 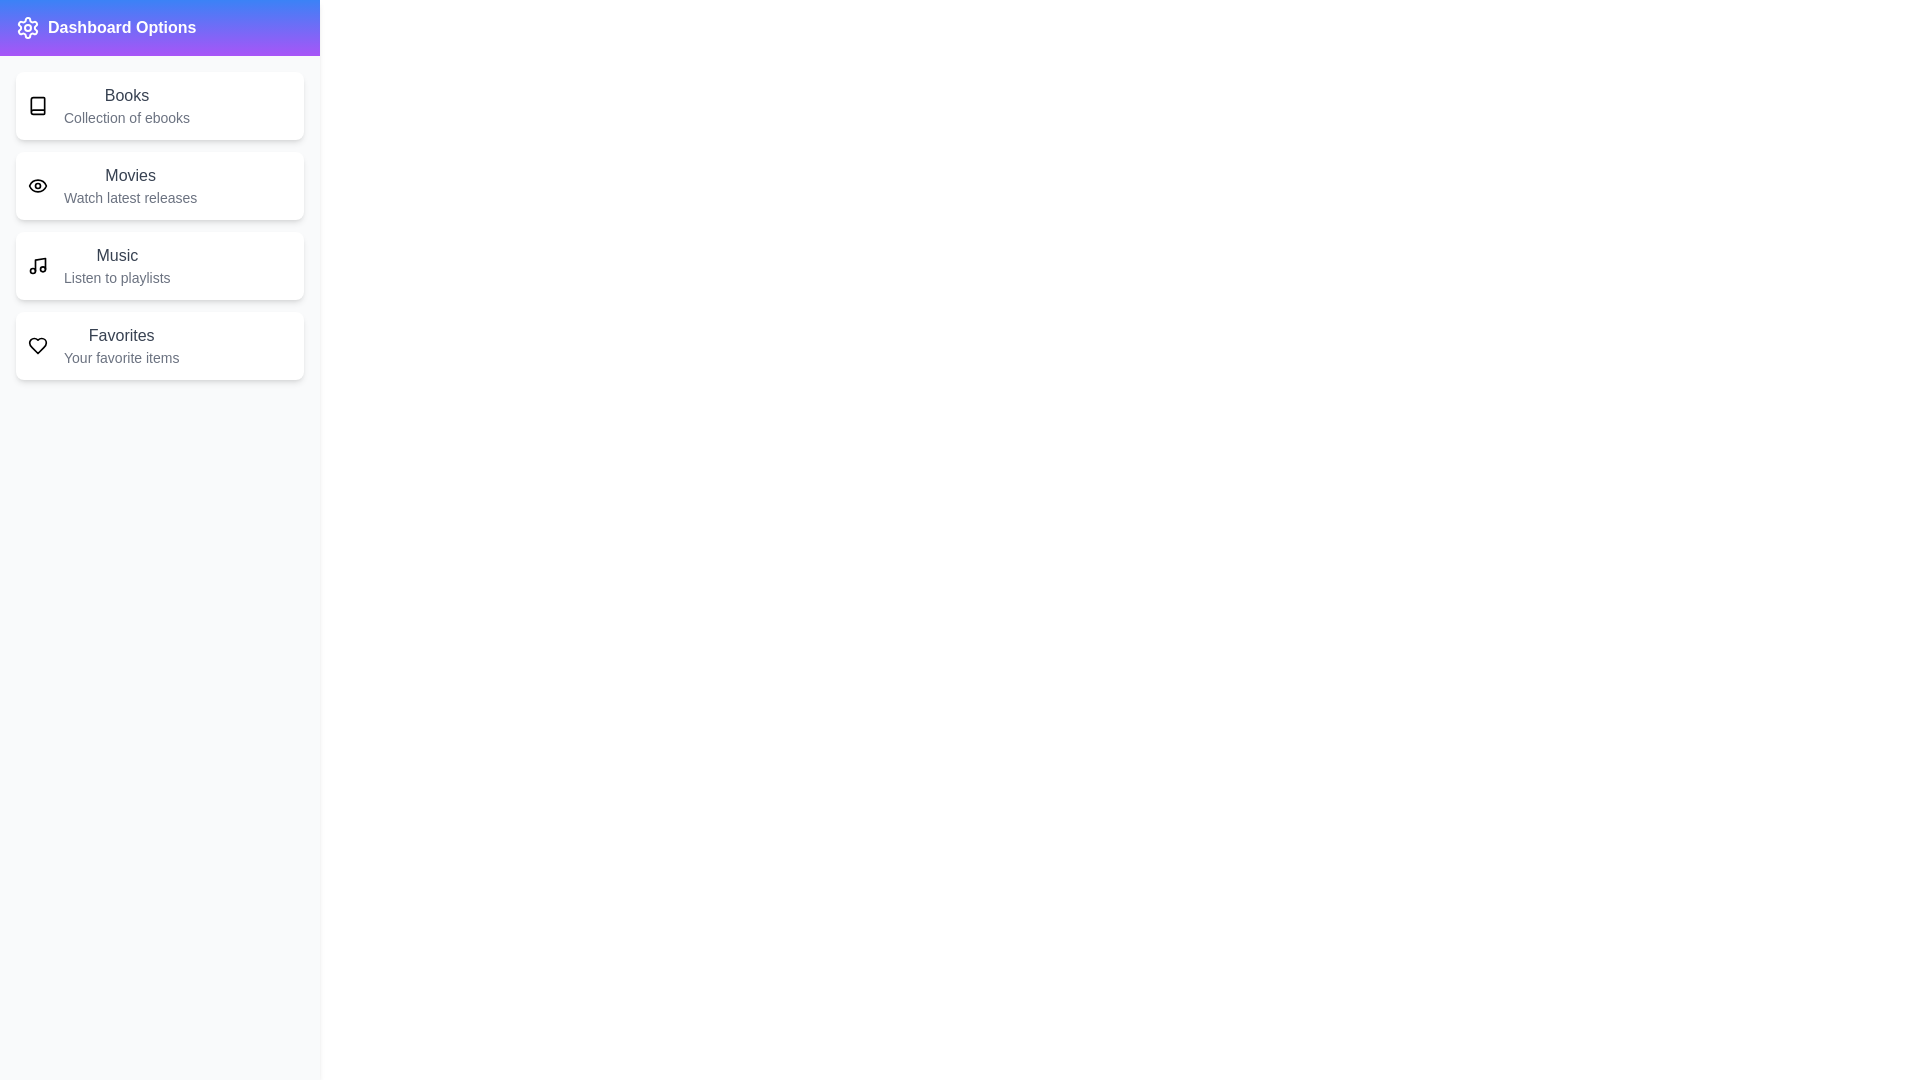 What do you see at coordinates (158, 265) in the screenshot?
I see `the menu item labeled 'Music' to observe its hover effect` at bounding box center [158, 265].